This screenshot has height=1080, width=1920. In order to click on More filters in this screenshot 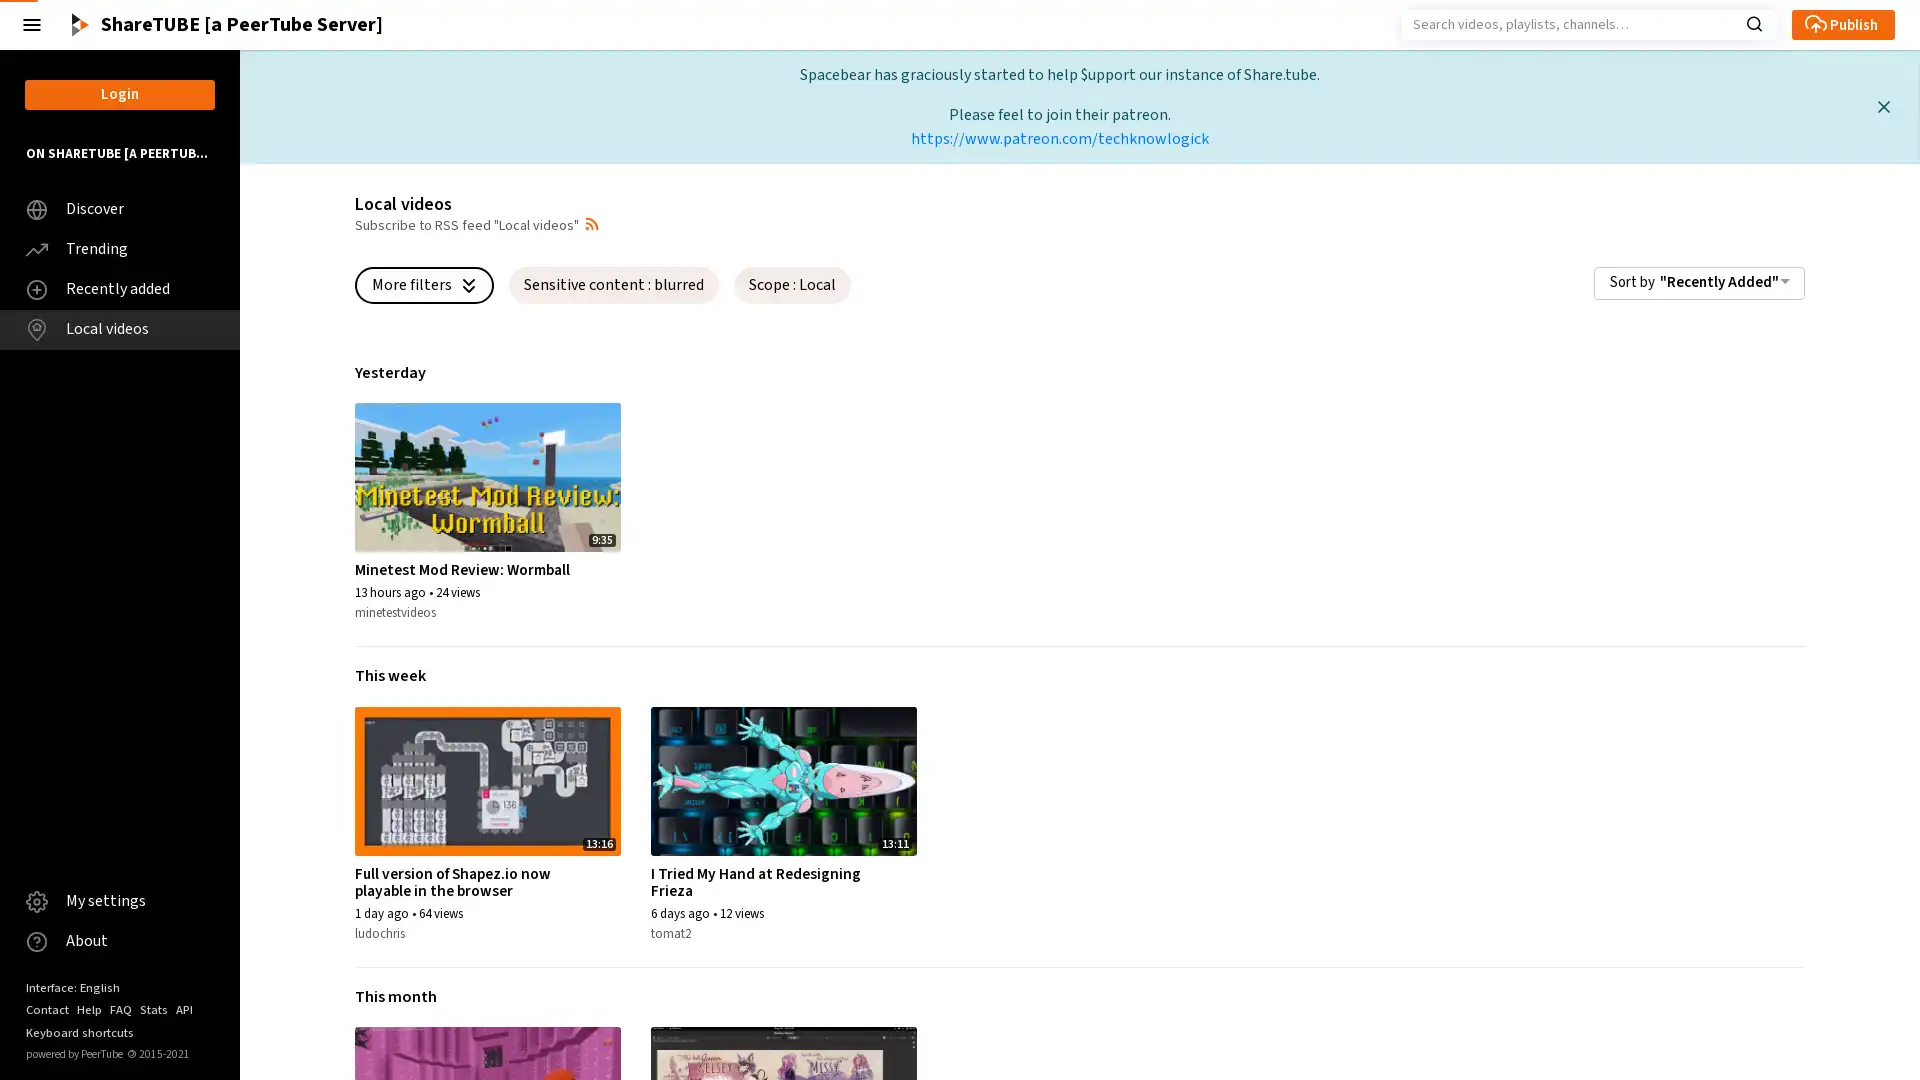, I will do `click(423, 284)`.